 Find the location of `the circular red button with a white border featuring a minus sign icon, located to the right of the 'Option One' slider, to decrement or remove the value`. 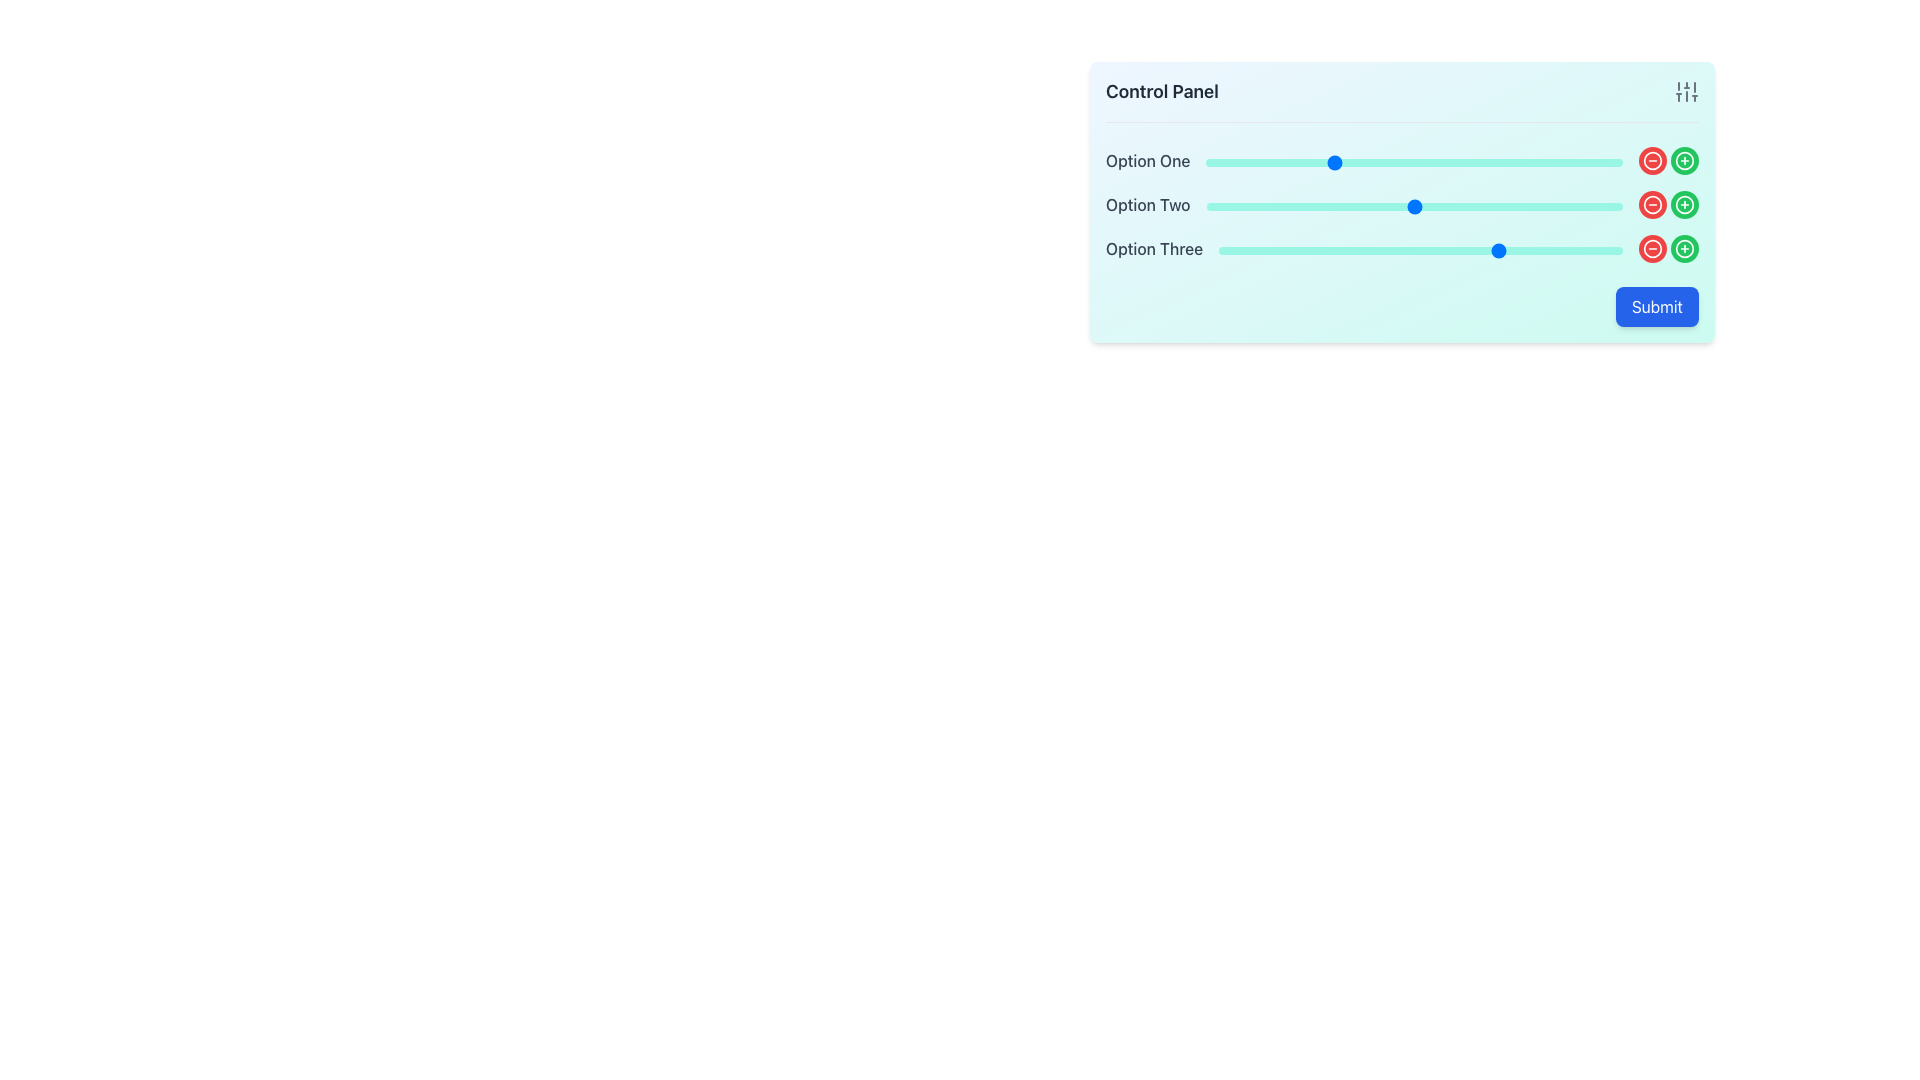

the circular red button with a white border featuring a minus sign icon, located to the right of the 'Option One' slider, to decrement or remove the value is located at coordinates (1652, 160).